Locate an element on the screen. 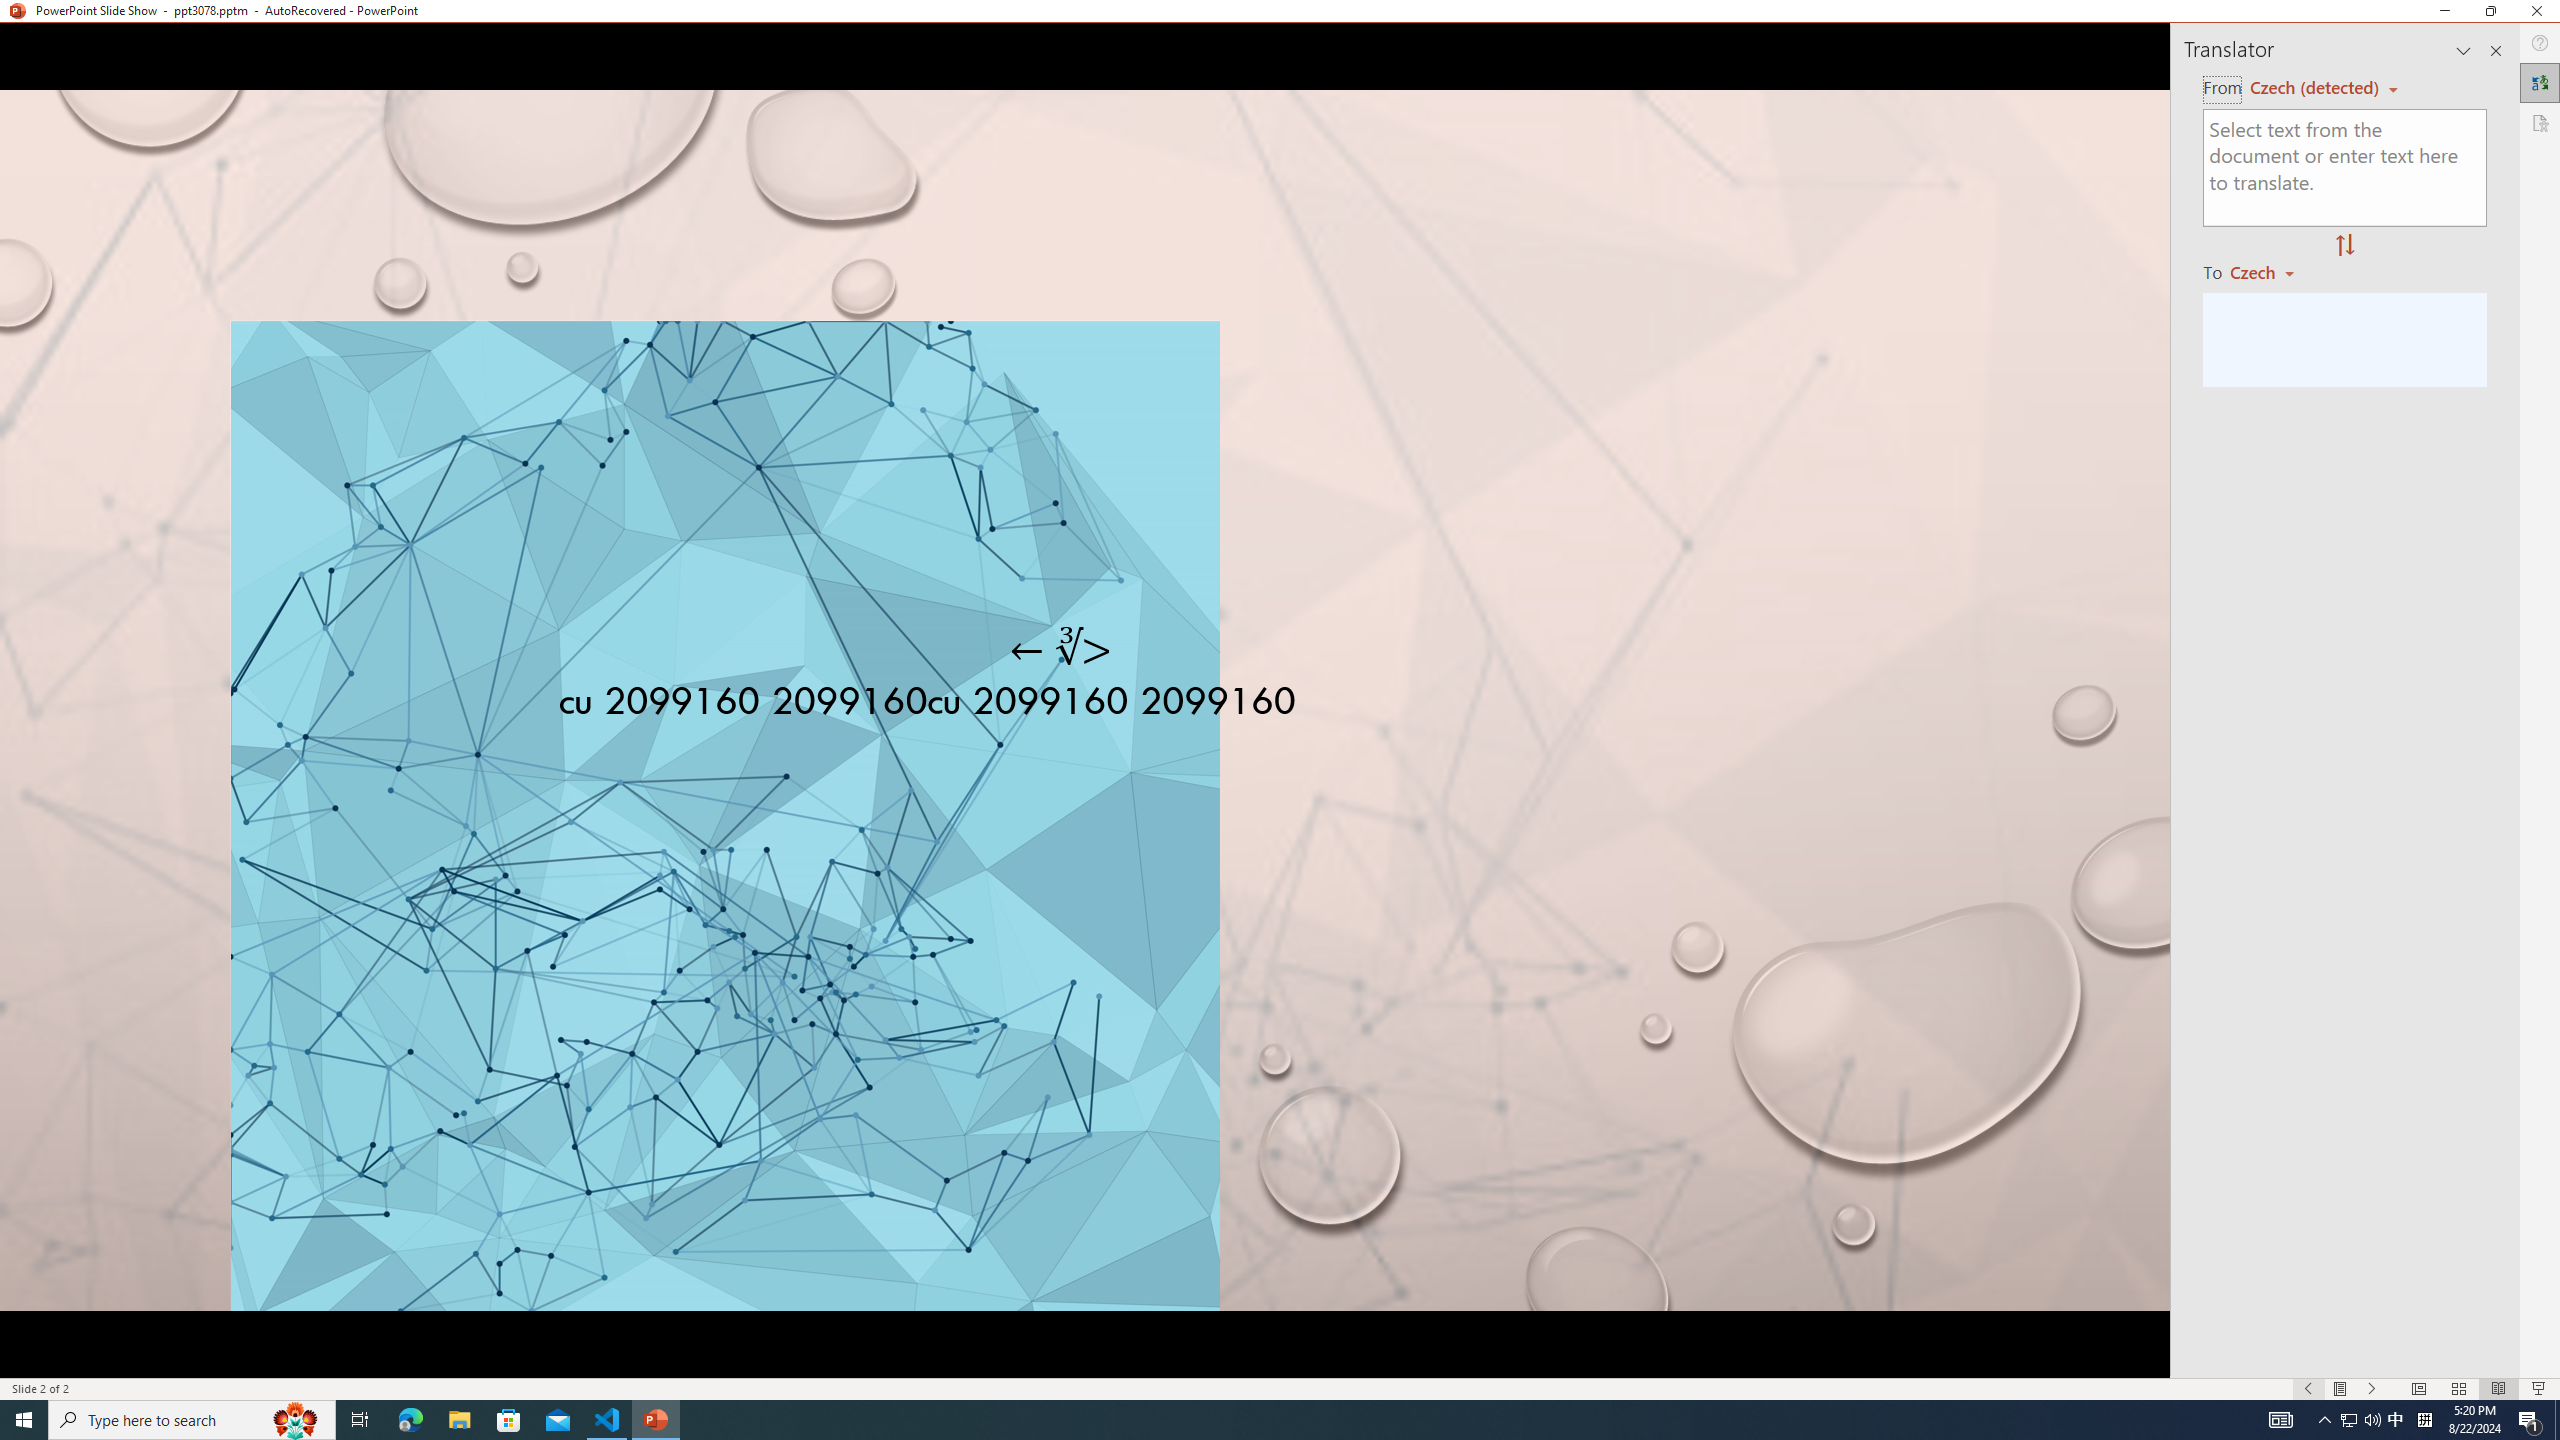 The height and width of the screenshot is (1440, 2560). 'Slide Show Previous On' is located at coordinates (2308, 1389).